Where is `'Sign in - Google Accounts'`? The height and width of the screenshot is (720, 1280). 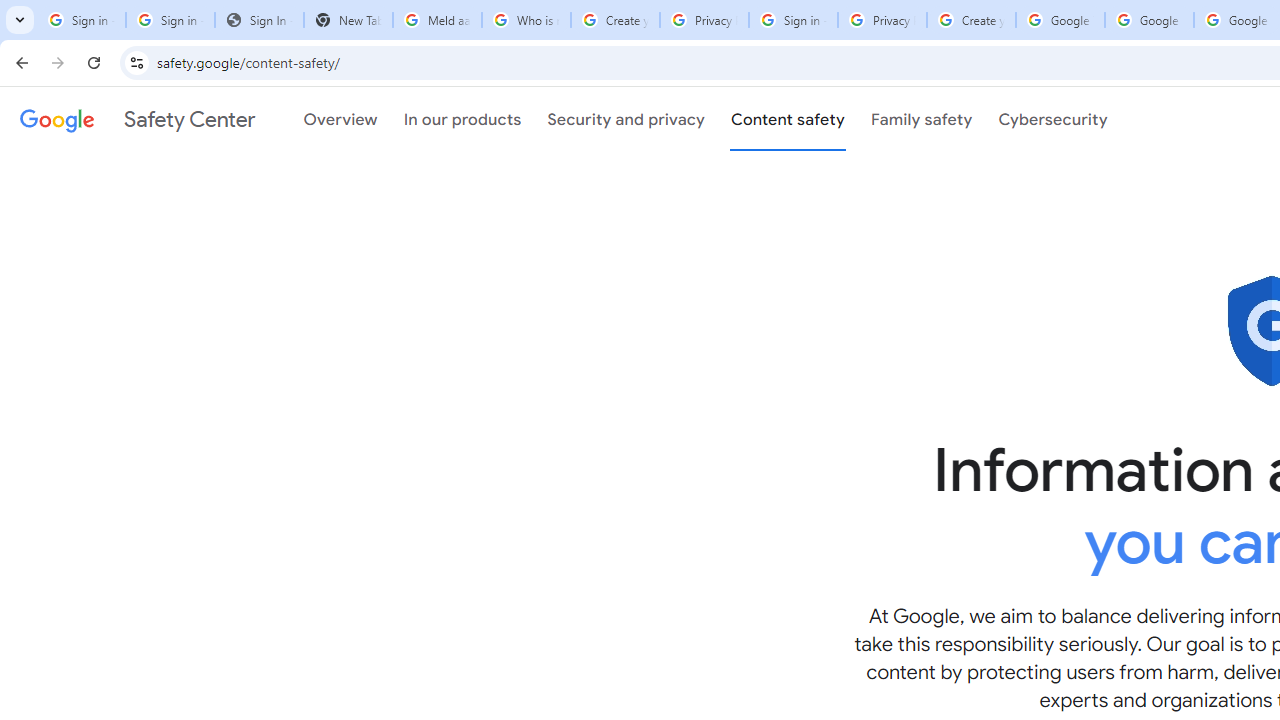
'Sign in - Google Accounts' is located at coordinates (170, 20).